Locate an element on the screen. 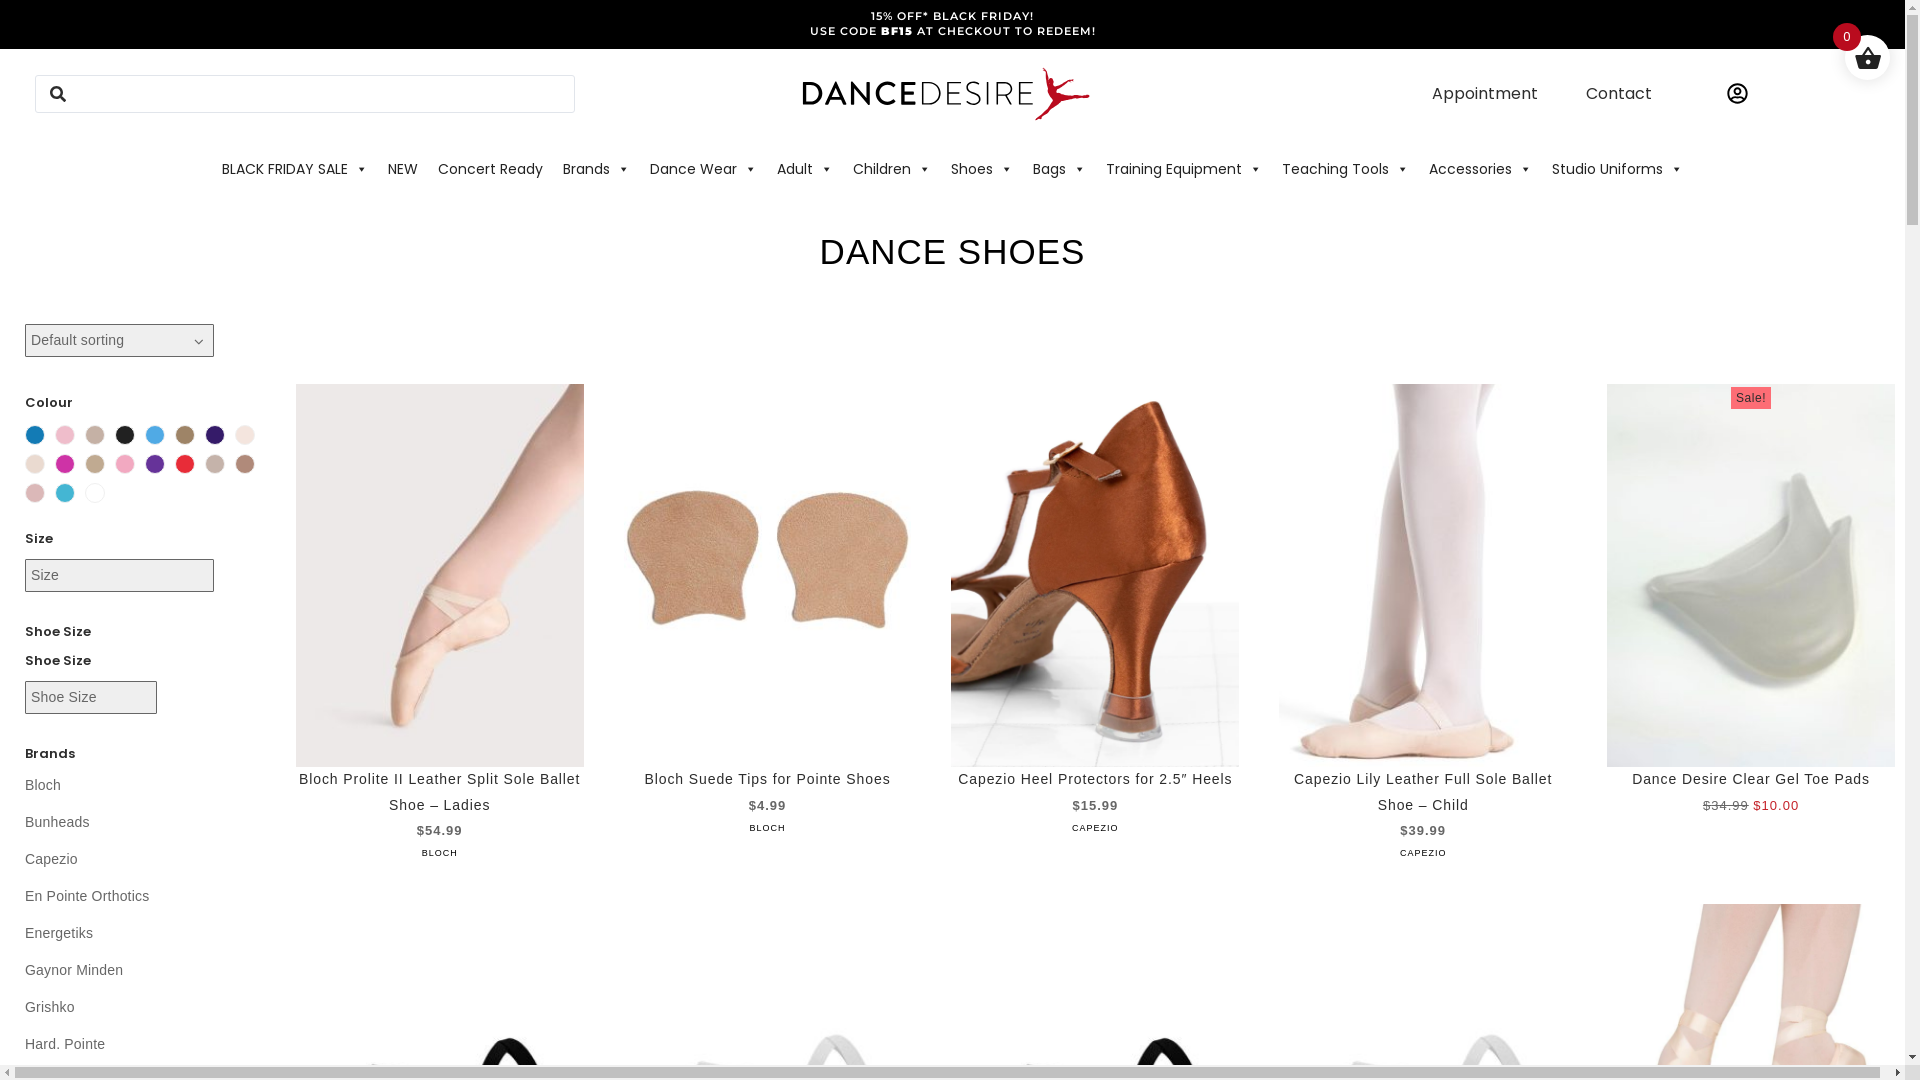 Image resolution: width=1920 pixels, height=1080 pixels. 'NEW' is located at coordinates (402, 168).